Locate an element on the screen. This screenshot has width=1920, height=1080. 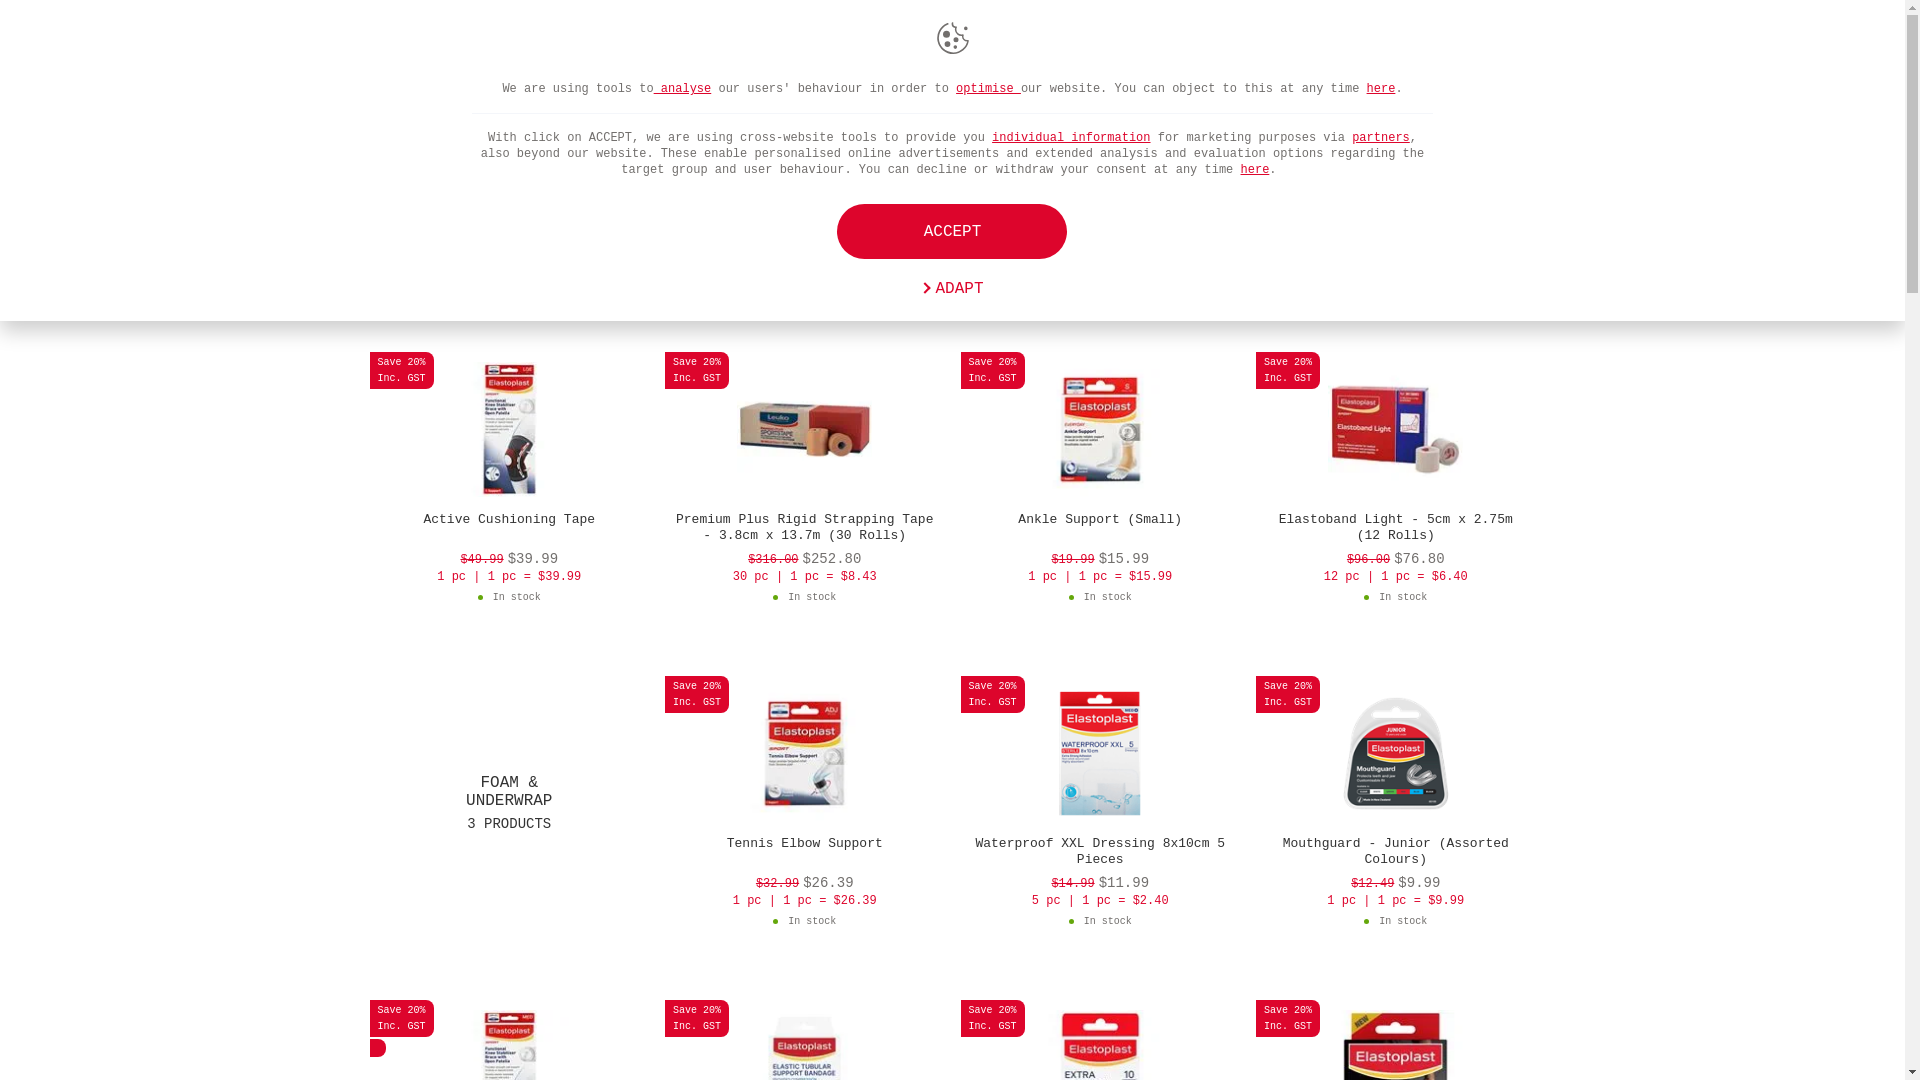
'home icon' is located at coordinates (379, 87).